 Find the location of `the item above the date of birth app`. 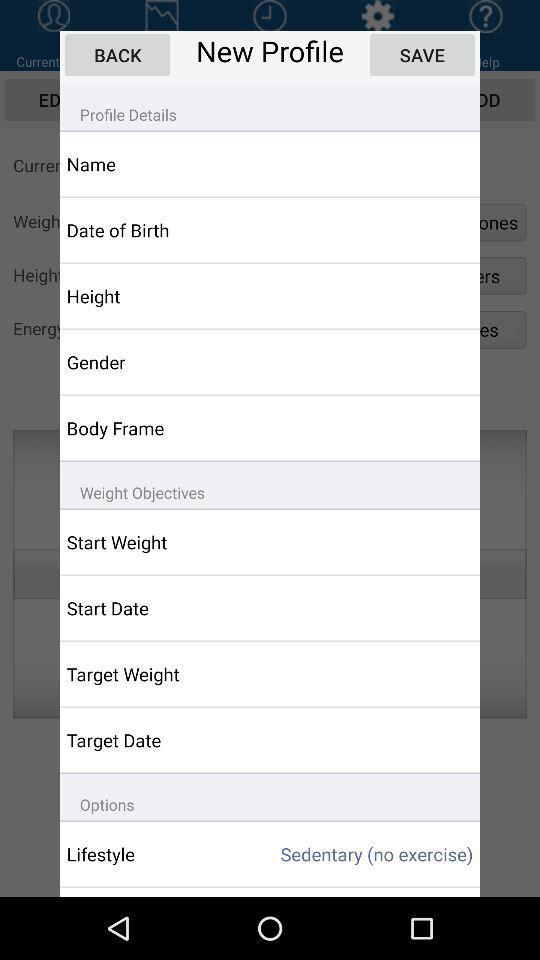

the item above the date of birth app is located at coordinates (155, 163).